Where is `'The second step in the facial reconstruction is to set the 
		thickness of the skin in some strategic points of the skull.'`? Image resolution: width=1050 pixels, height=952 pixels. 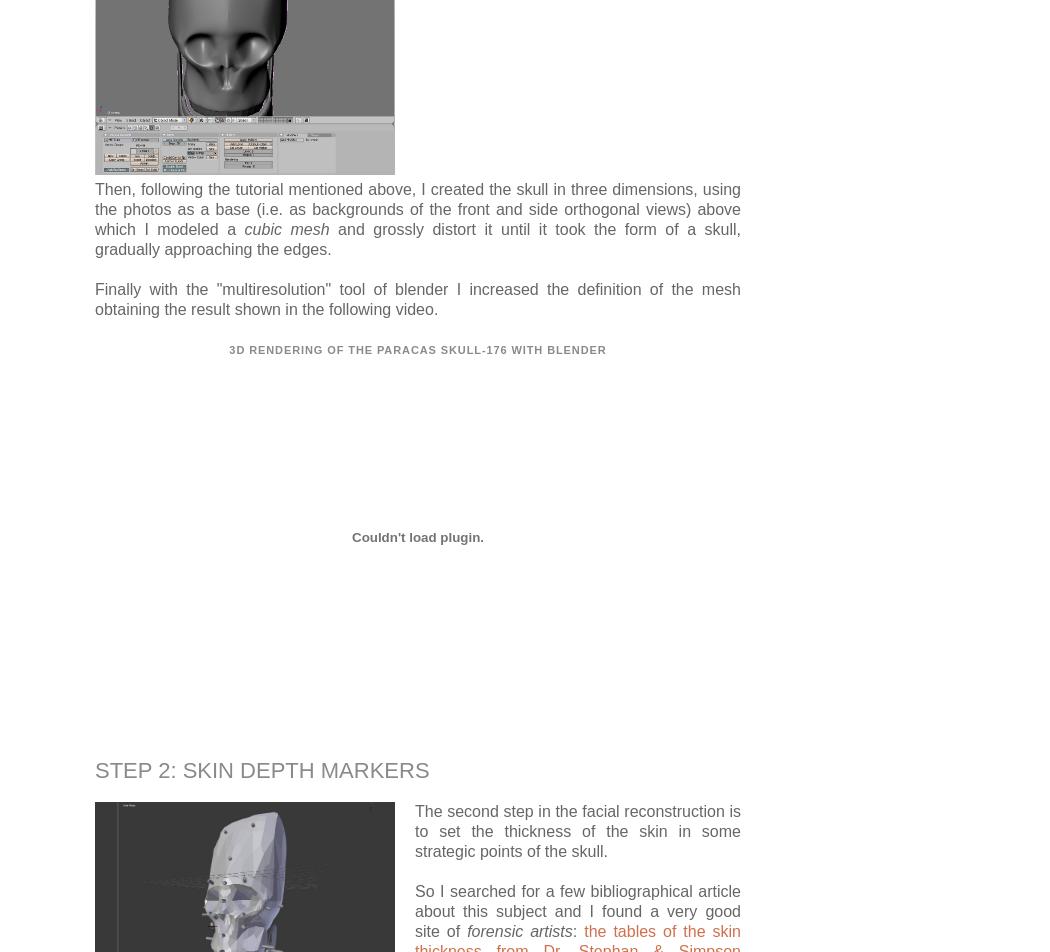 'The second step in the facial reconstruction is to set the 
		thickness of the skin in some strategic points of the skull.' is located at coordinates (577, 830).